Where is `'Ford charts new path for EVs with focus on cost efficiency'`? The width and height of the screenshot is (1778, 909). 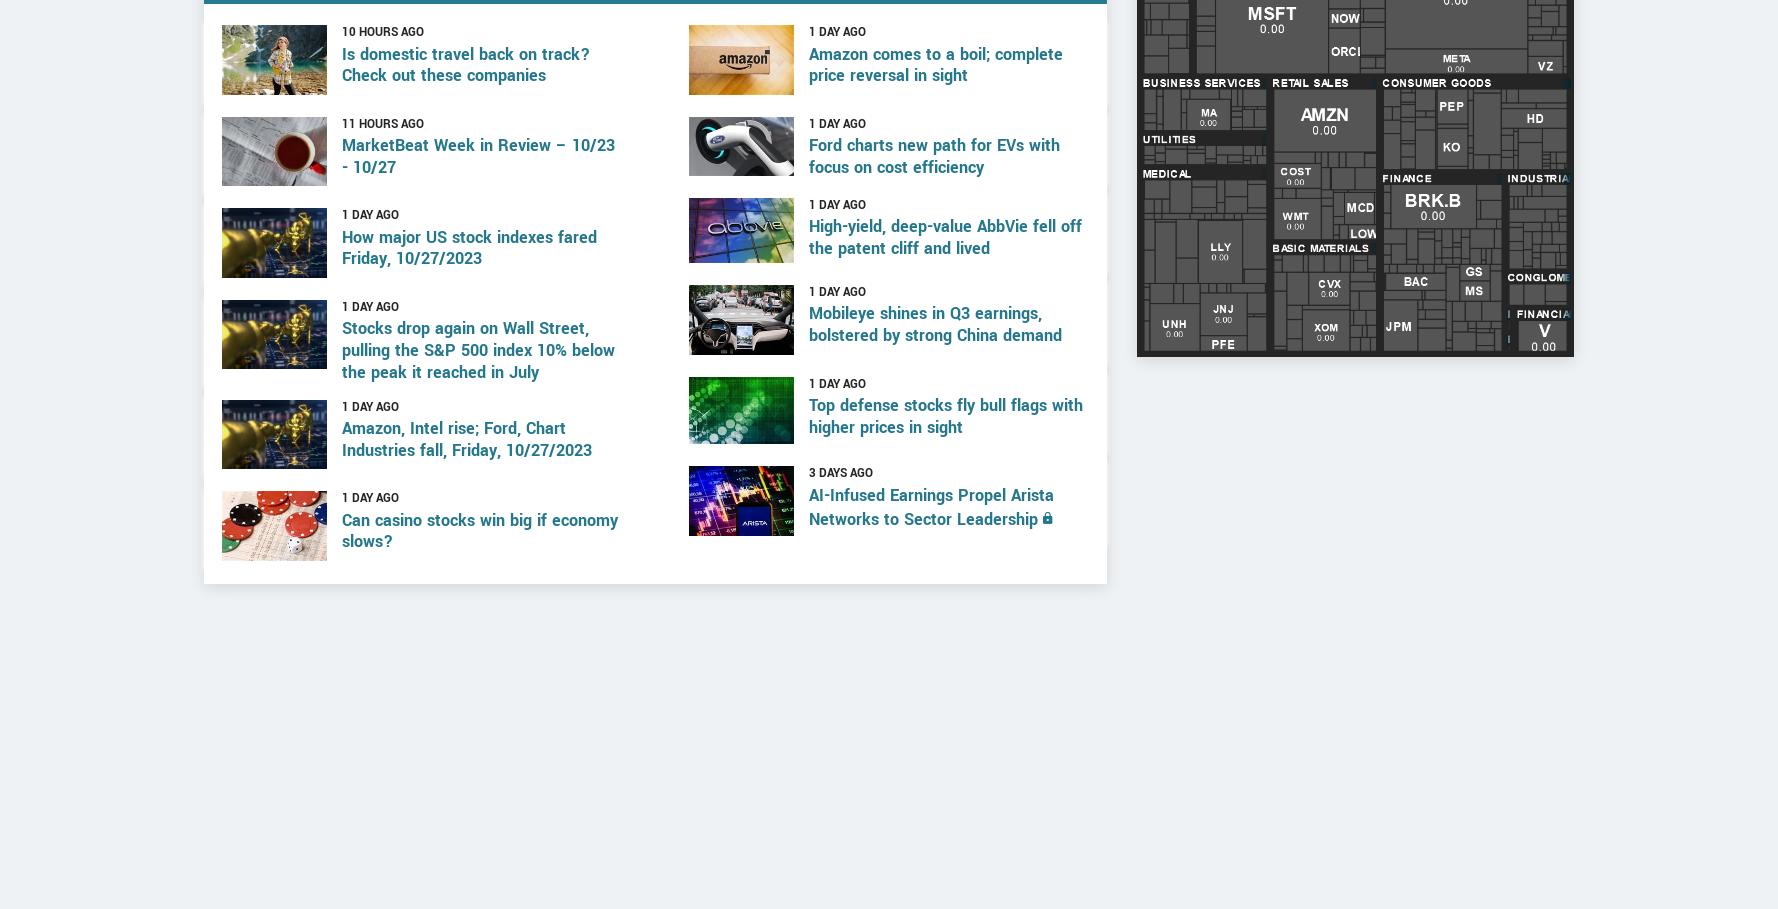 'Ford charts new path for EVs with focus on cost efficiency' is located at coordinates (933, 231).